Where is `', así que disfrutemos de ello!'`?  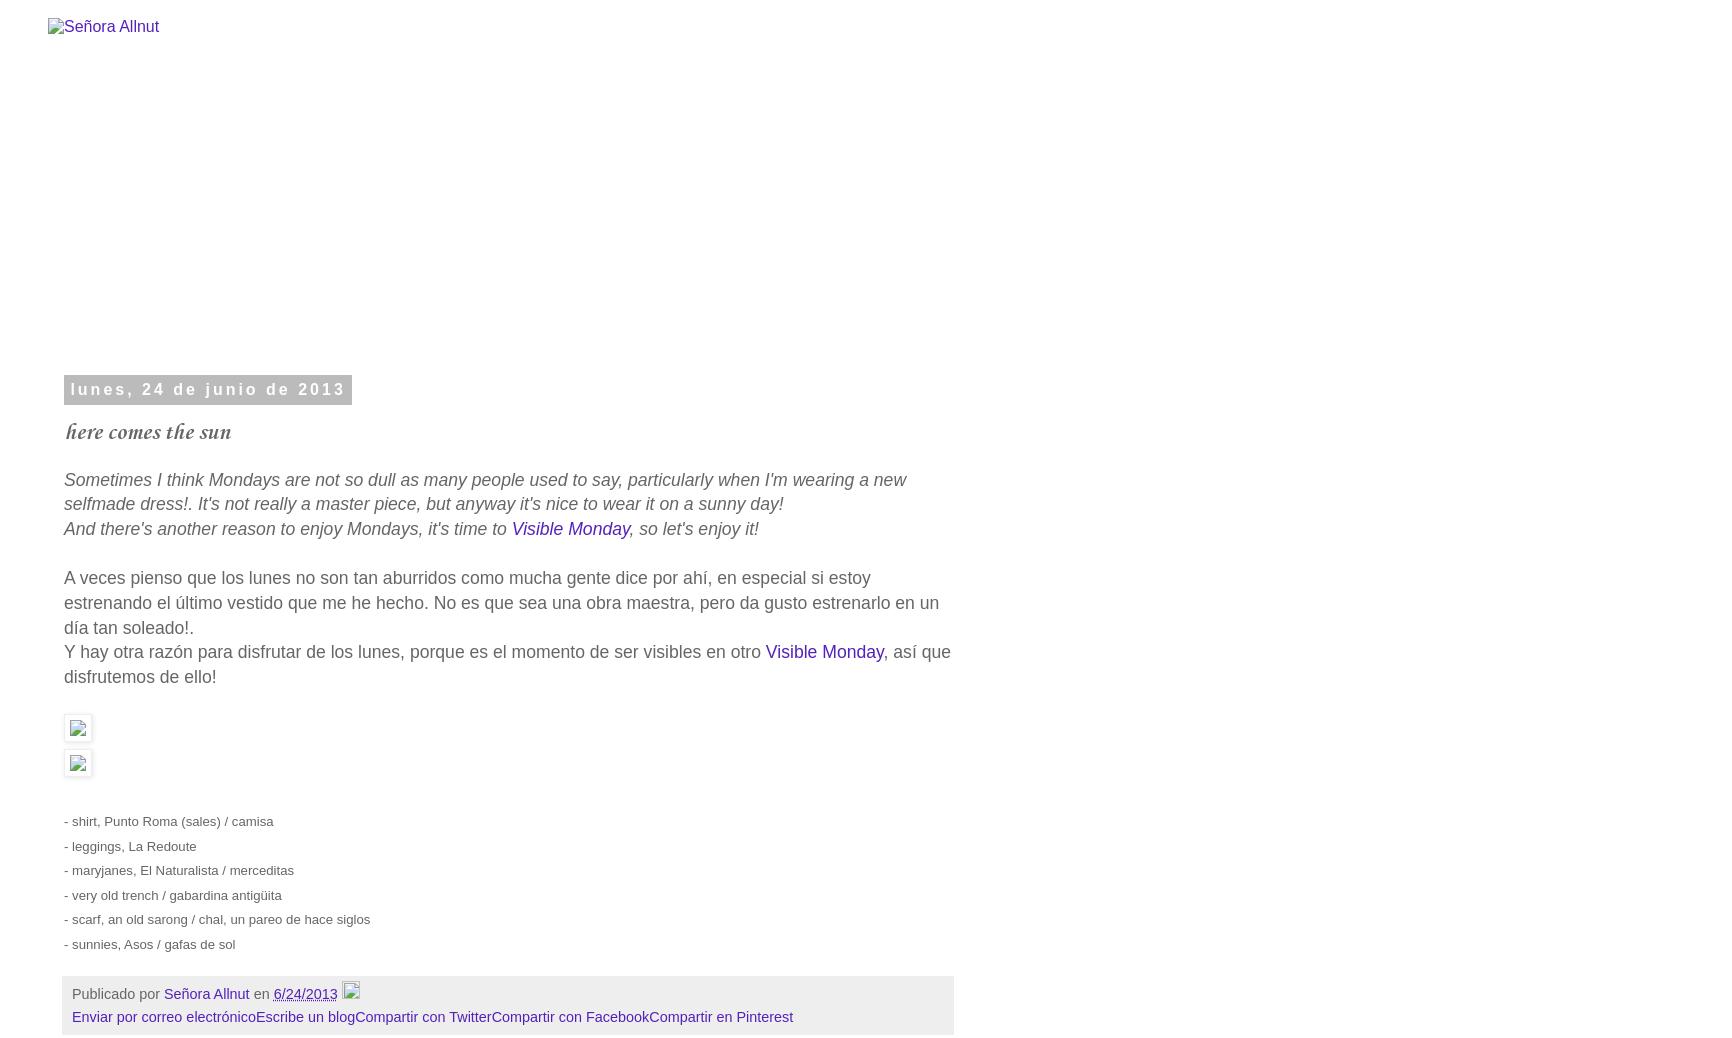
', así que disfrutemos de ello!' is located at coordinates (507, 663).